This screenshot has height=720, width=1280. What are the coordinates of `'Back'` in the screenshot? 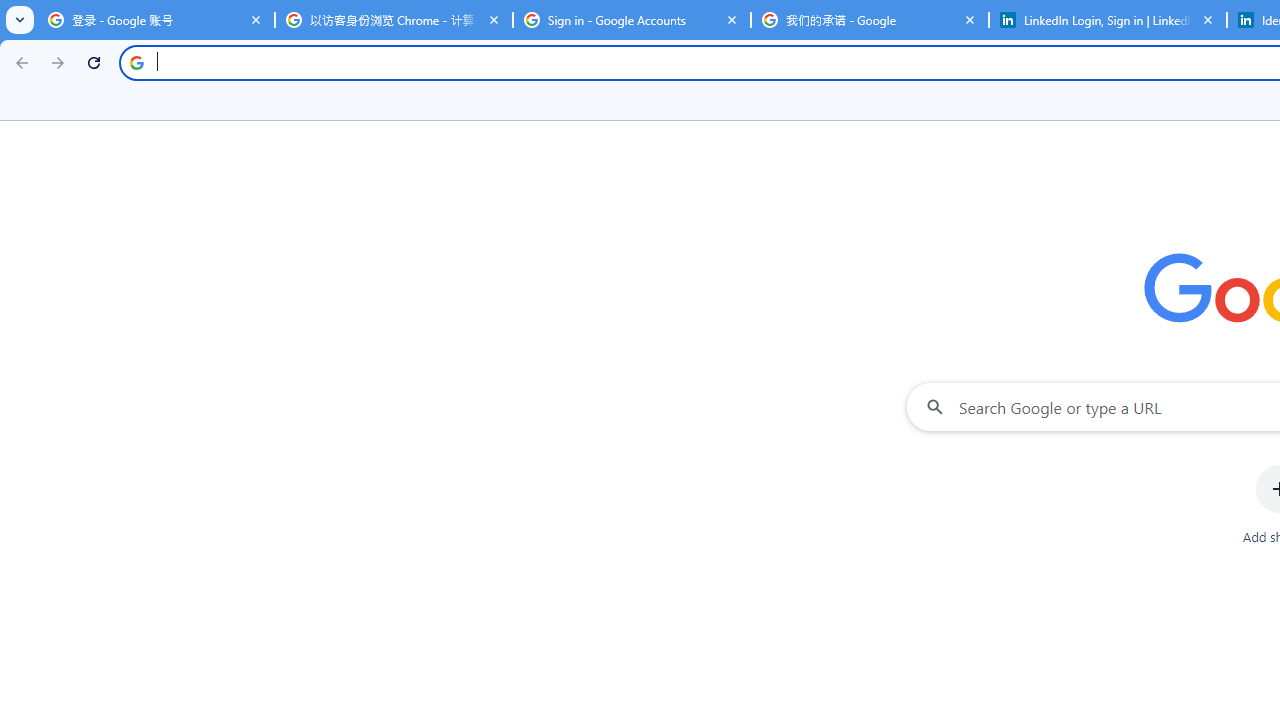 It's located at (19, 61).